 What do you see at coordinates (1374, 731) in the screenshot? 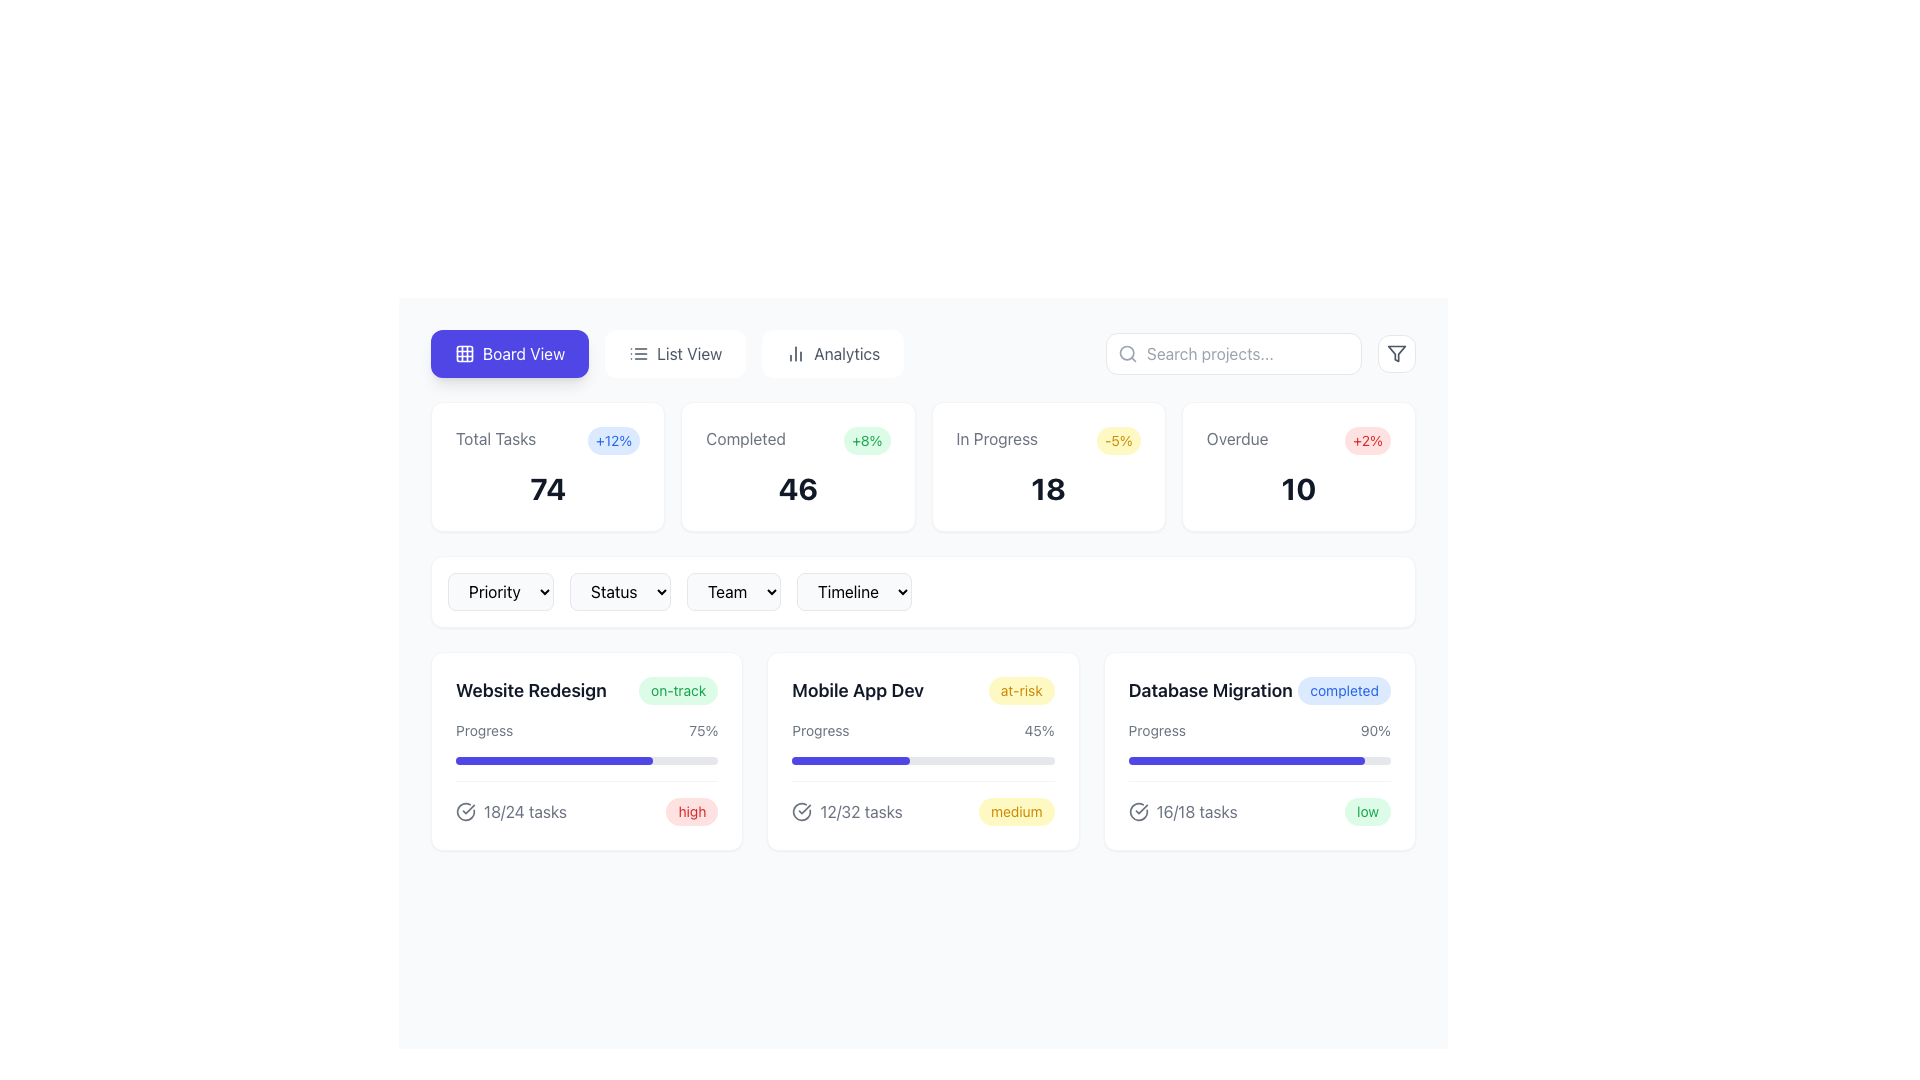
I see `the progress indicator text label located in the 'Database Migration' card` at bounding box center [1374, 731].